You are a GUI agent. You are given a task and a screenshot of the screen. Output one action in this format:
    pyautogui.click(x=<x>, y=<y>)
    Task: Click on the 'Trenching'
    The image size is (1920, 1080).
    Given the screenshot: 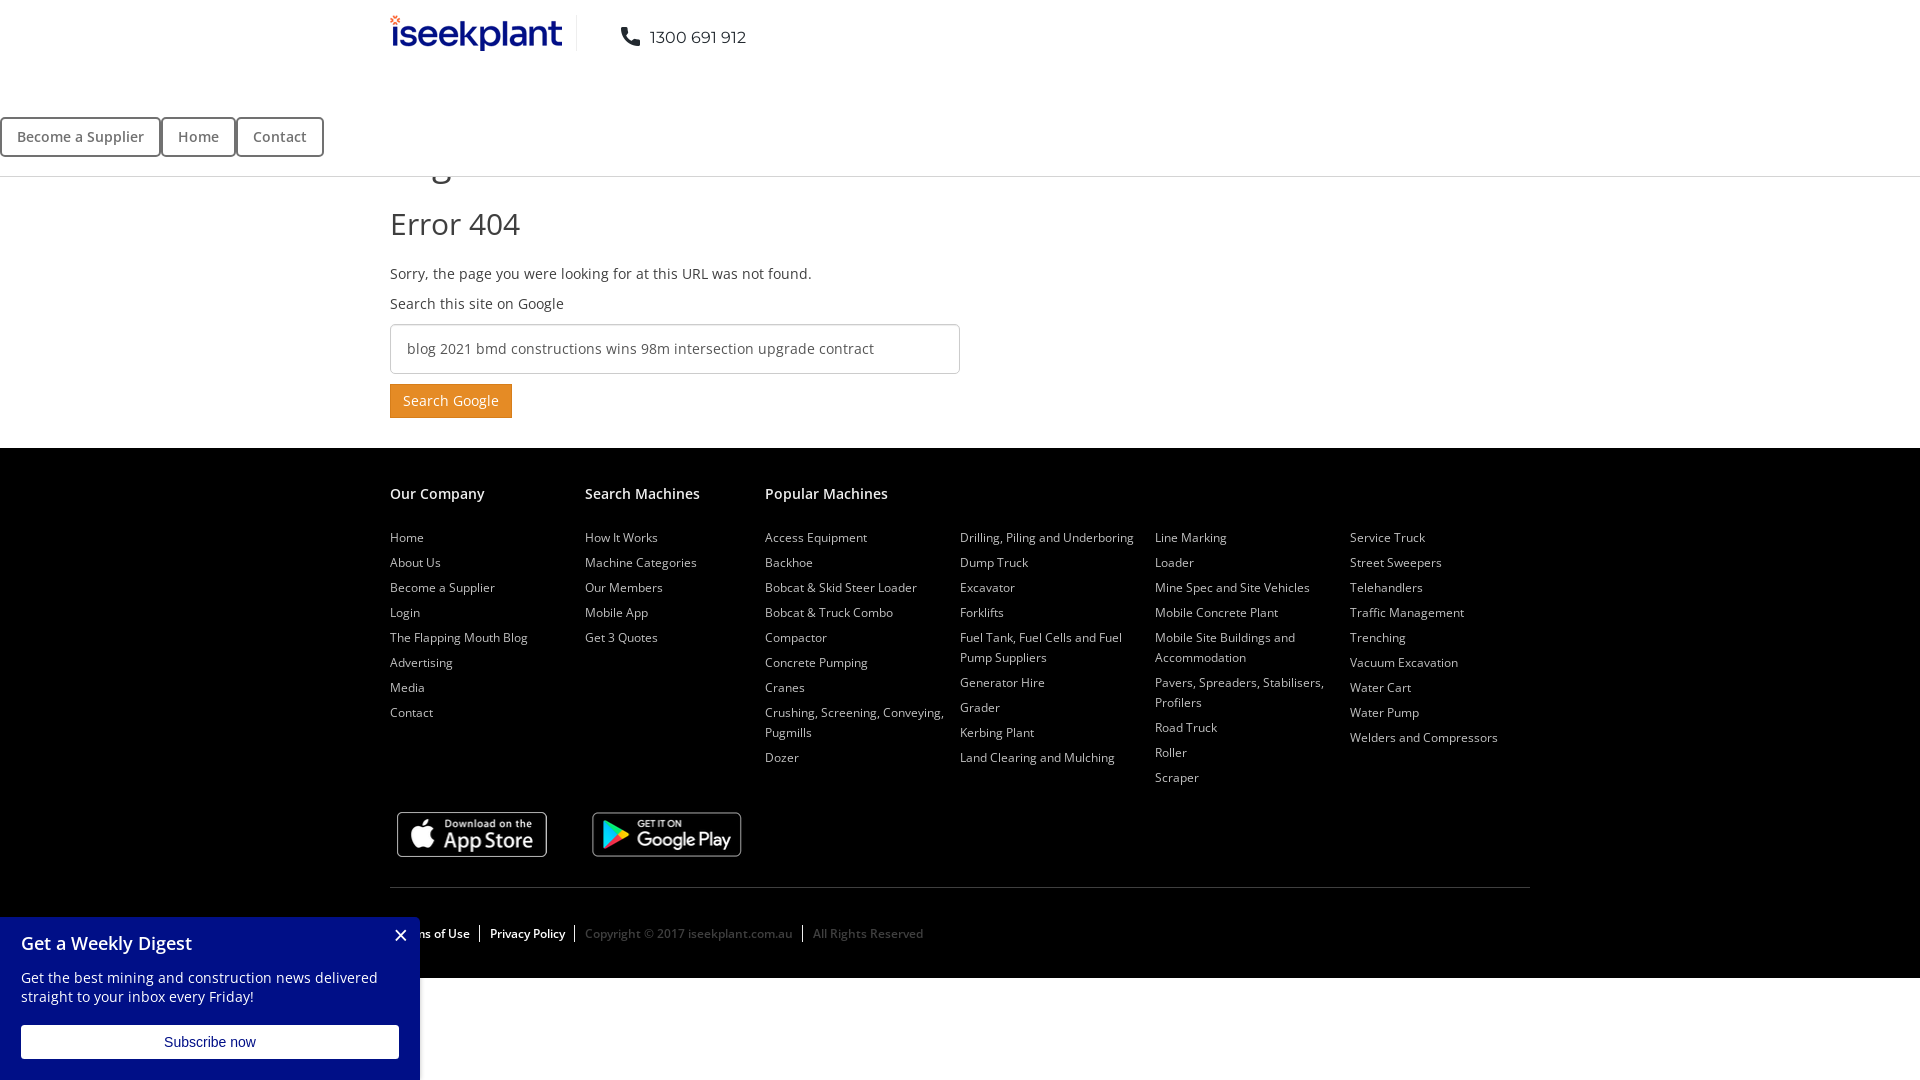 What is the action you would take?
    pyautogui.click(x=1376, y=637)
    